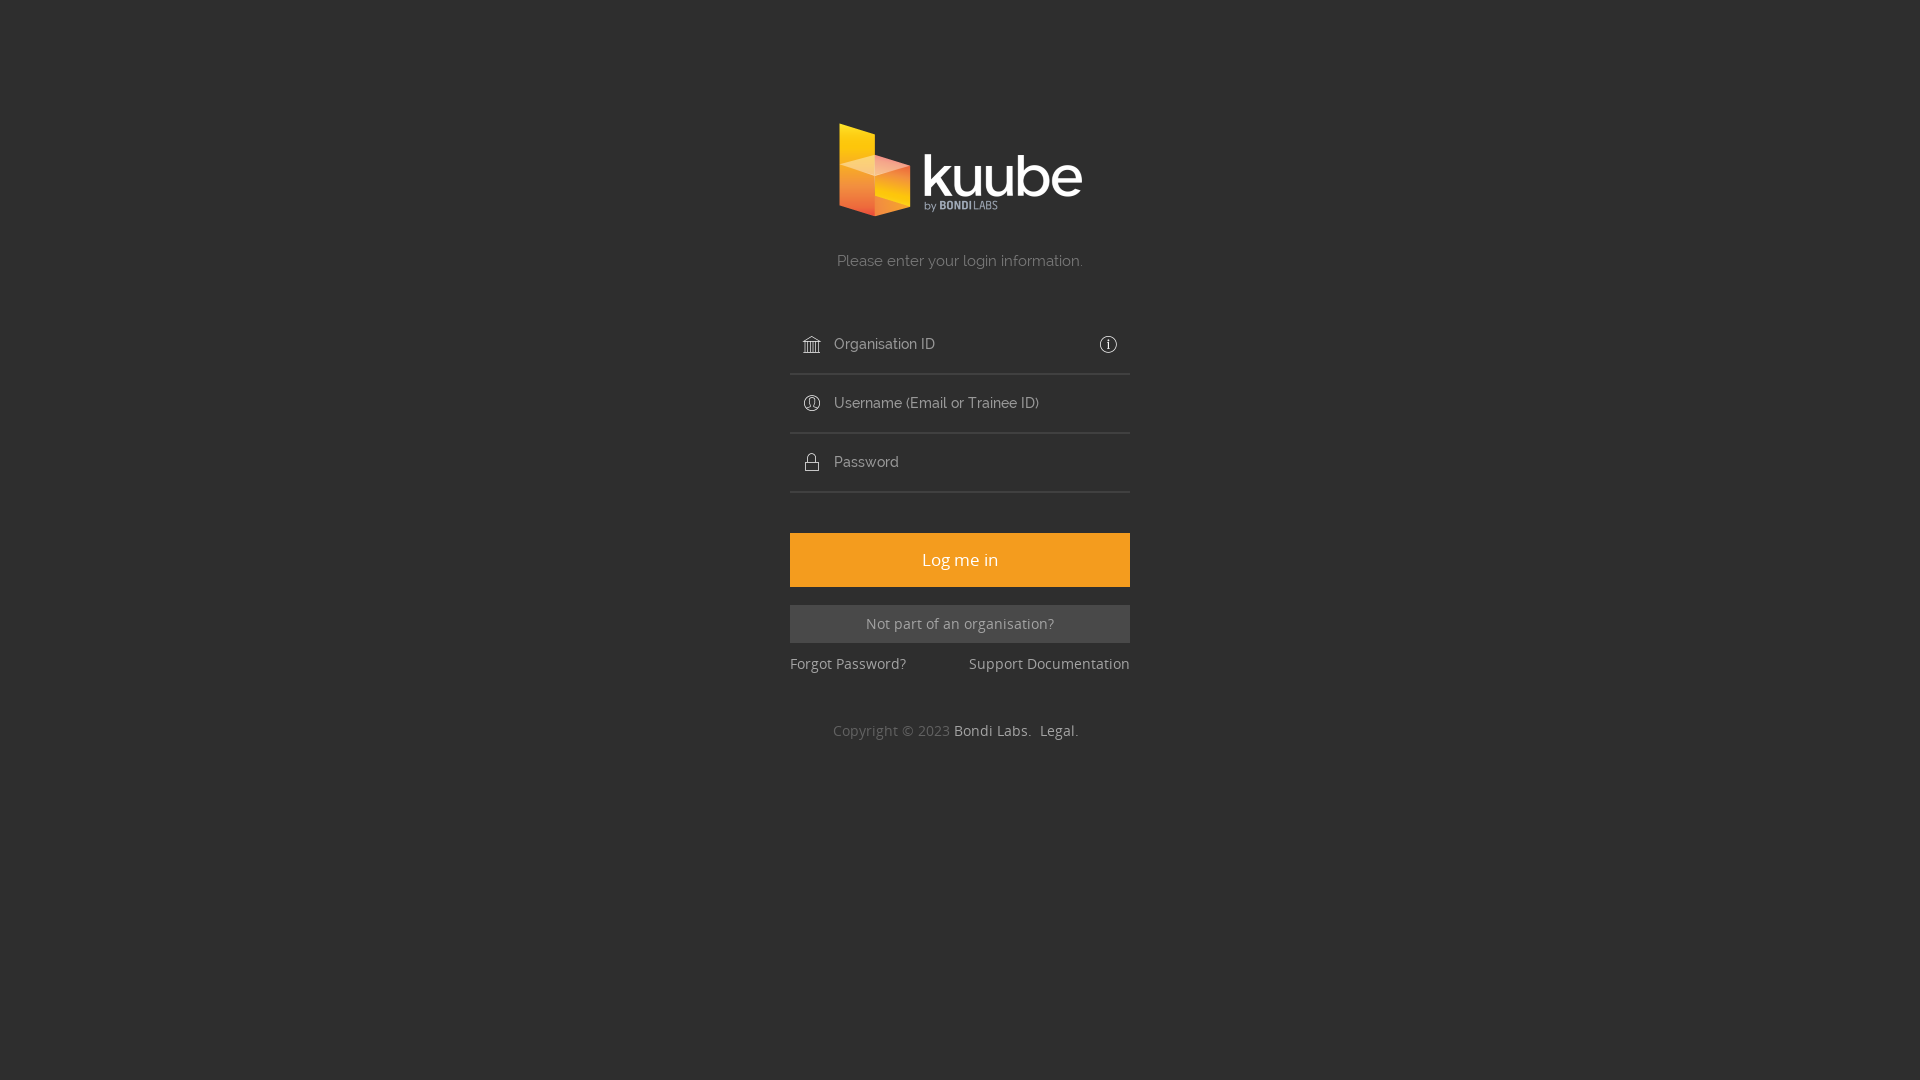 This screenshot has height=1080, width=1920. I want to click on 'Bondi Labs.  ', so click(997, 730).